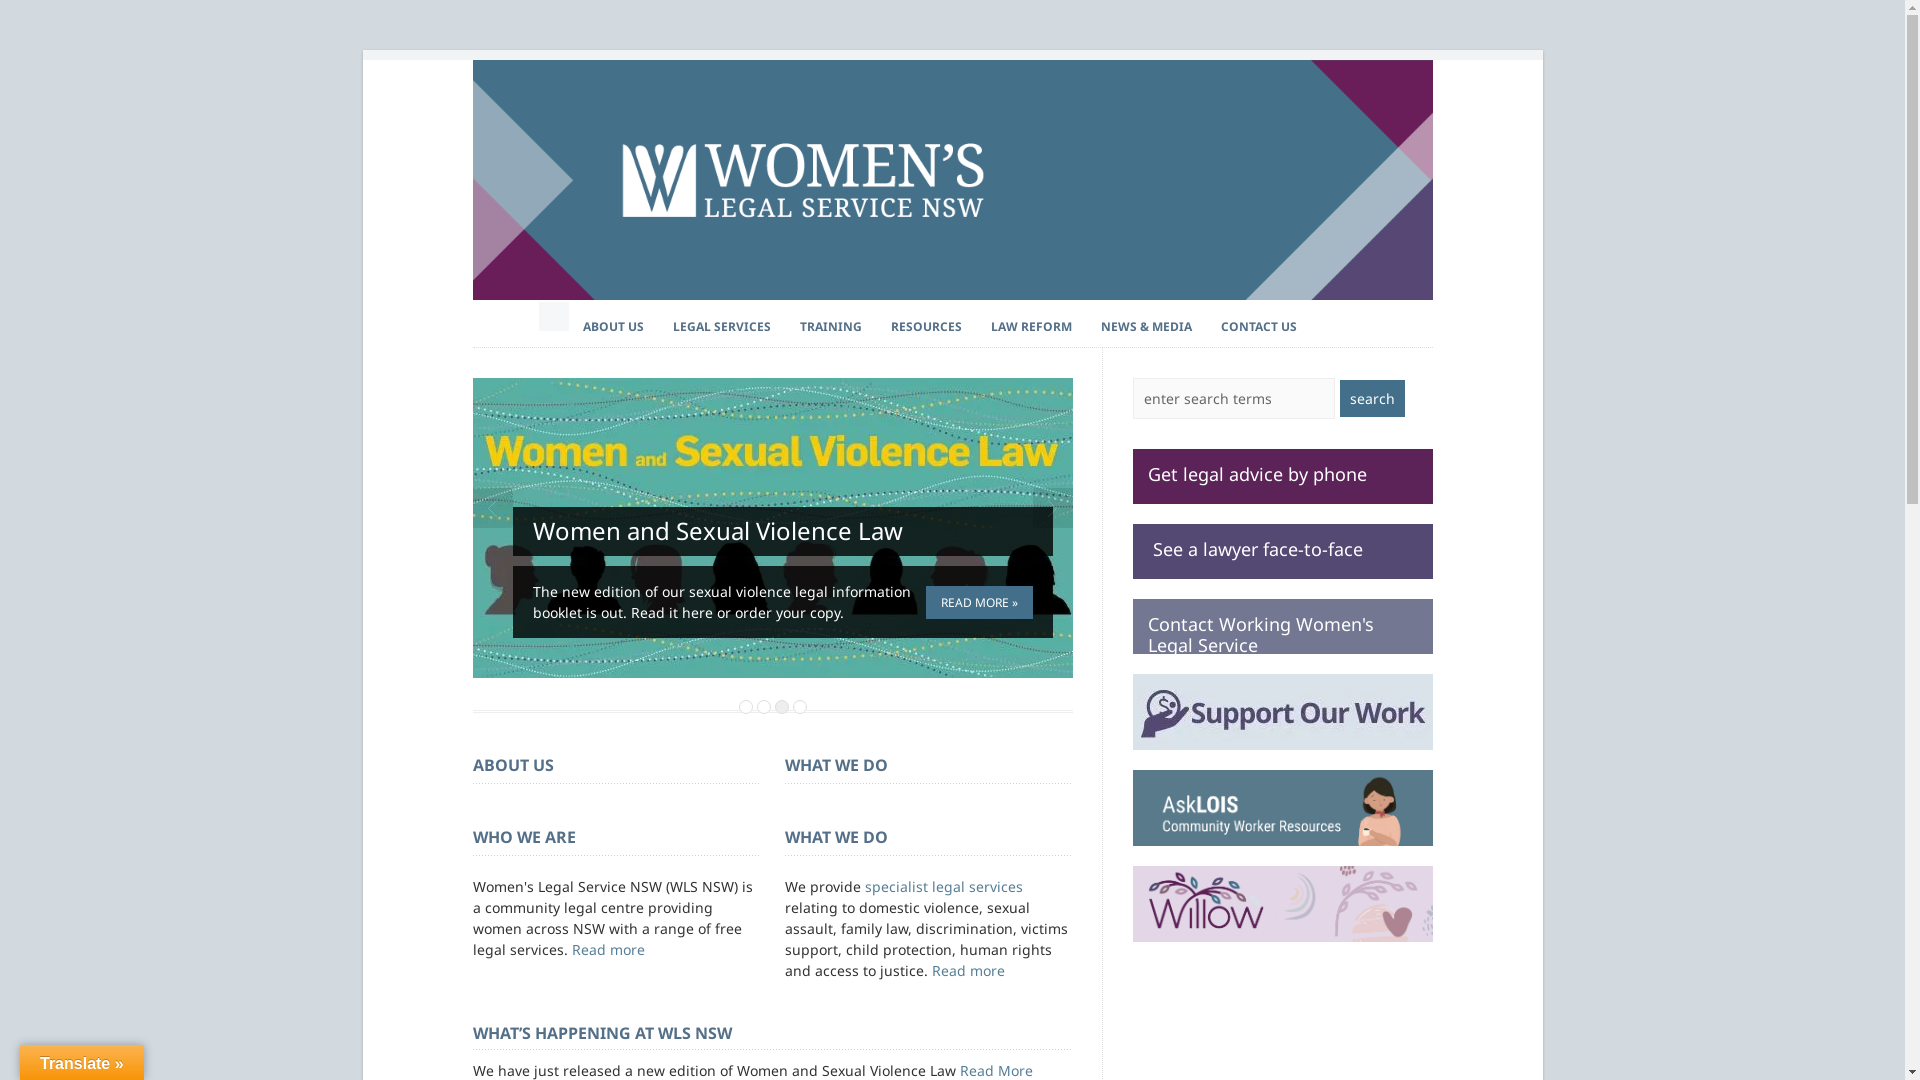 This screenshot has height=1080, width=1920. What do you see at coordinates (975, 326) in the screenshot?
I see `'LAW REFORM'` at bounding box center [975, 326].